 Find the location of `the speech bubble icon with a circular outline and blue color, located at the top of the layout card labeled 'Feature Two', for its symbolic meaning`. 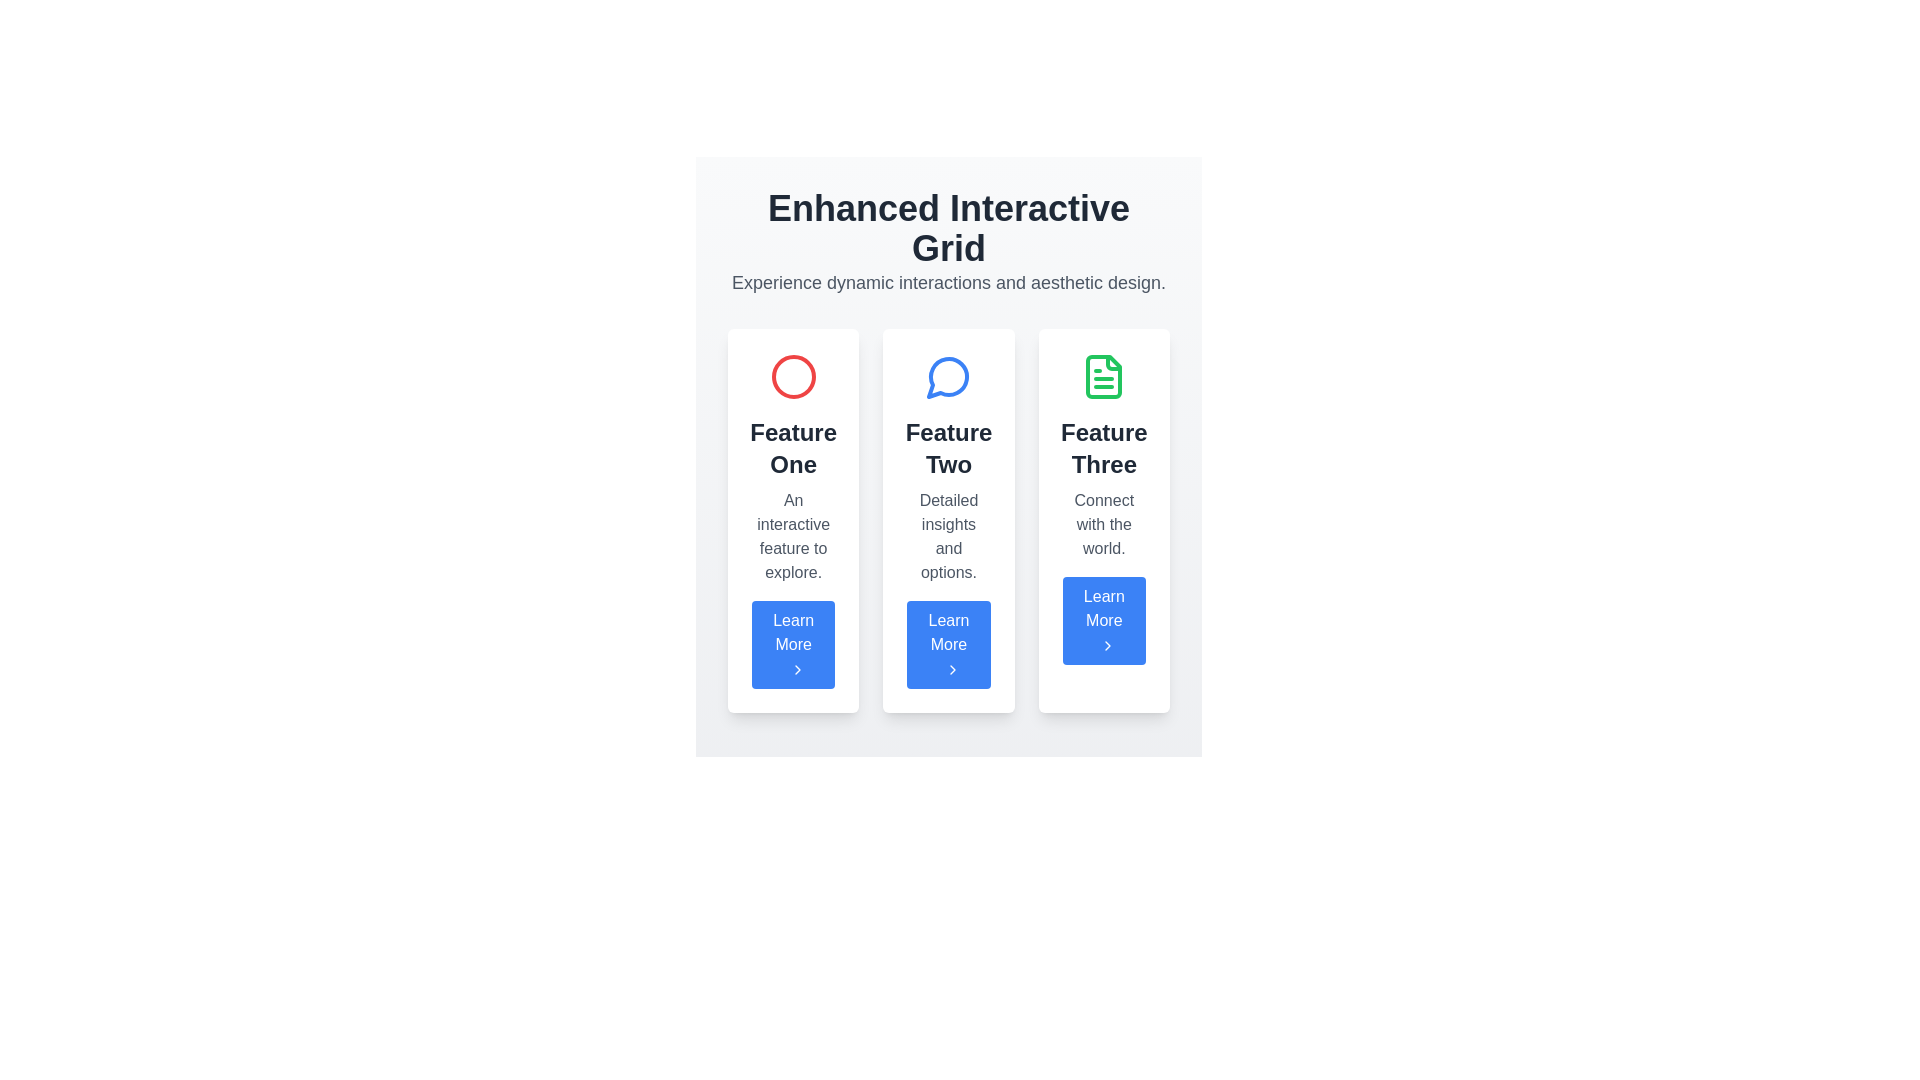

the speech bubble icon with a circular outline and blue color, located at the top of the layout card labeled 'Feature Two', for its symbolic meaning is located at coordinates (948, 377).